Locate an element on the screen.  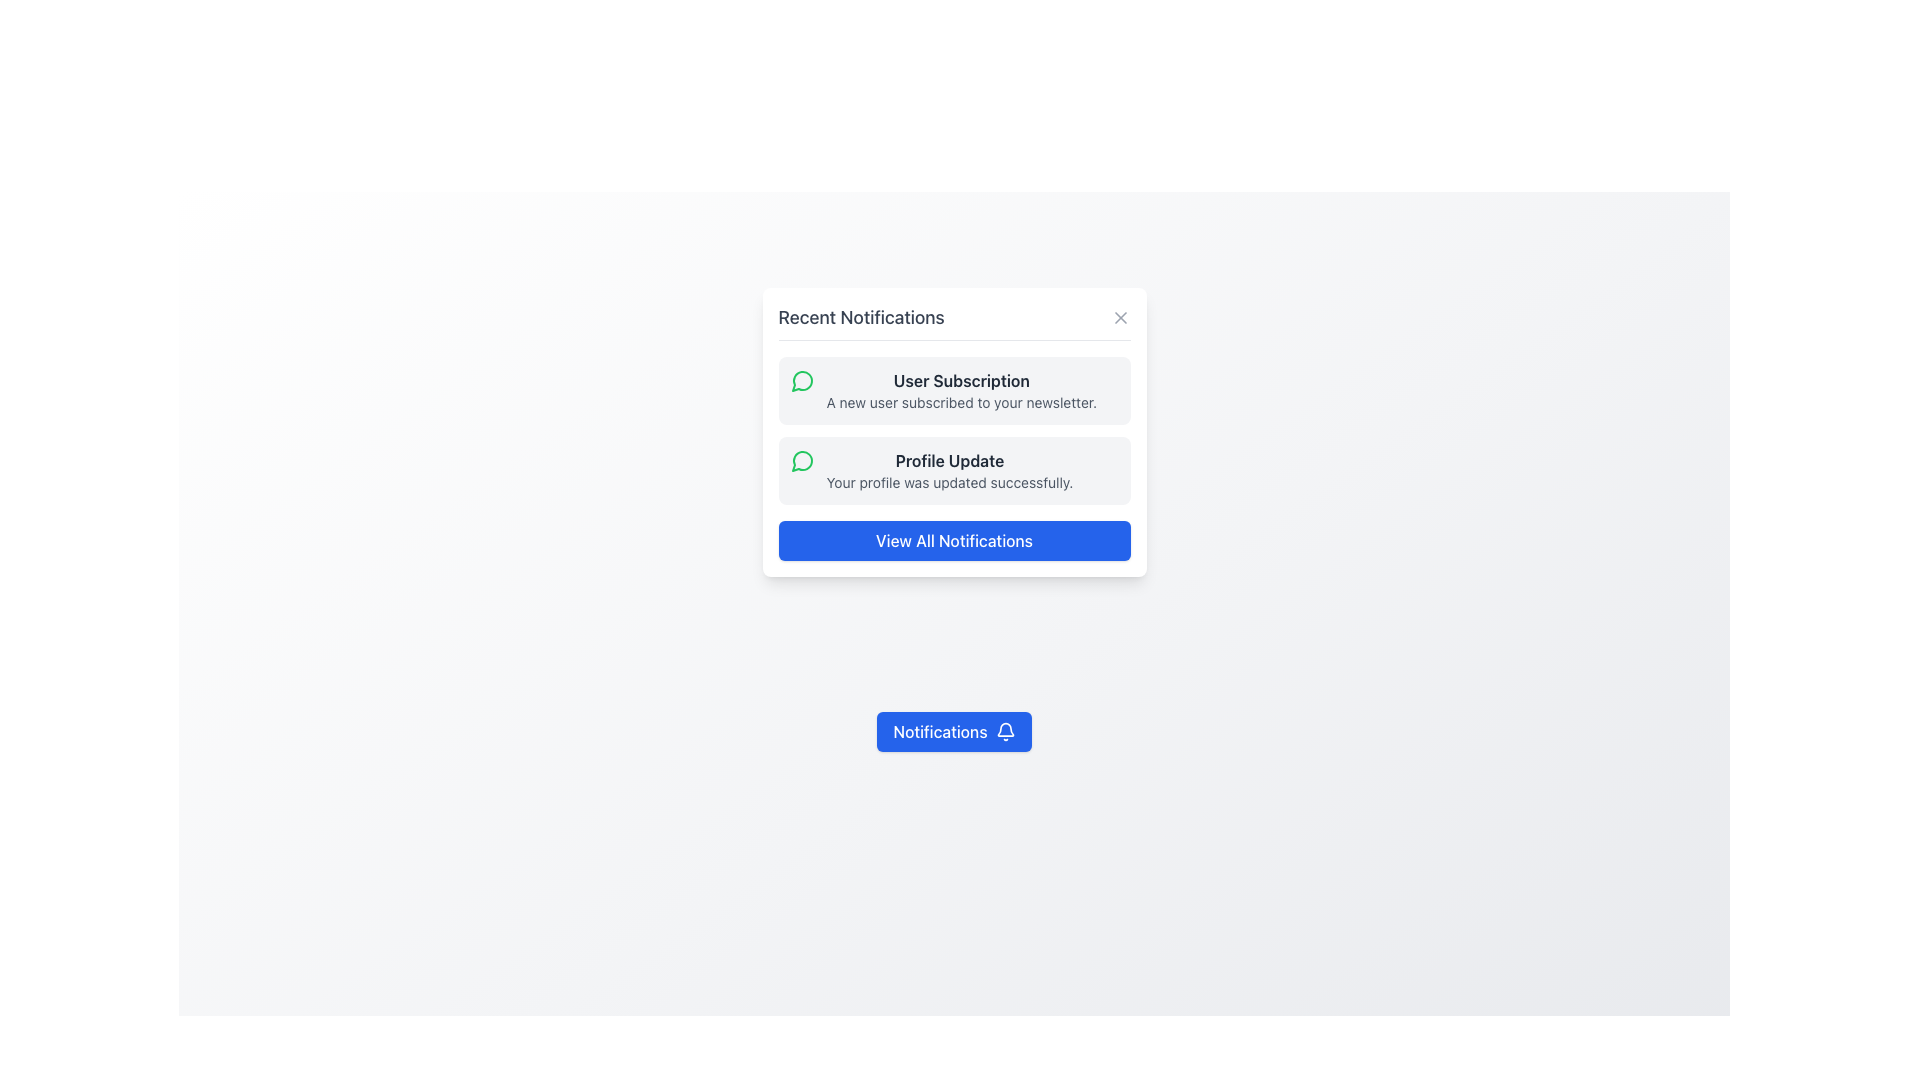
text of the Text Label that serves as the title for the notification panel, located at the top left of the panel is located at coordinates (861, 316).